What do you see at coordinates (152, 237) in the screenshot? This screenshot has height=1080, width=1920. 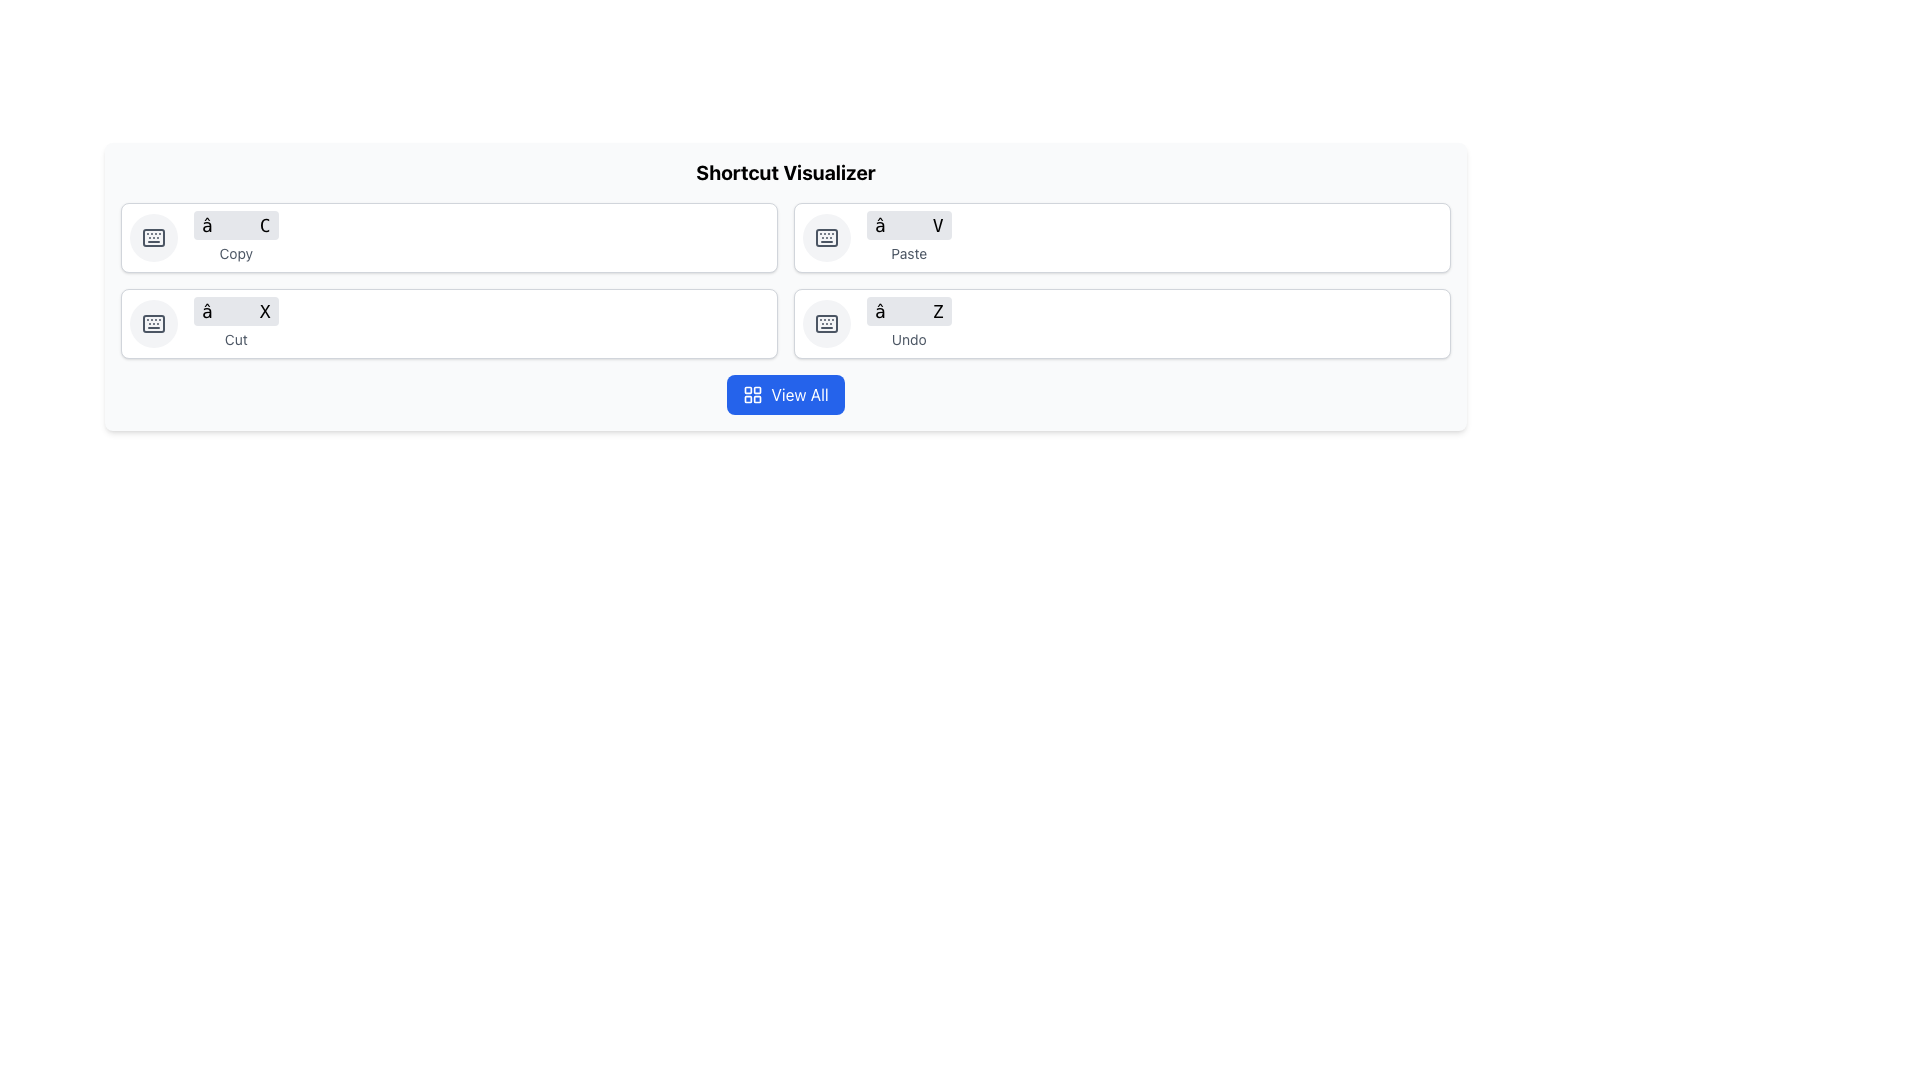 I see `the representation of the vector graphic component that symbolizes the space bar within the keyboard icon, located near the middle-lower part of the icon` at bounding box center [152, 237].